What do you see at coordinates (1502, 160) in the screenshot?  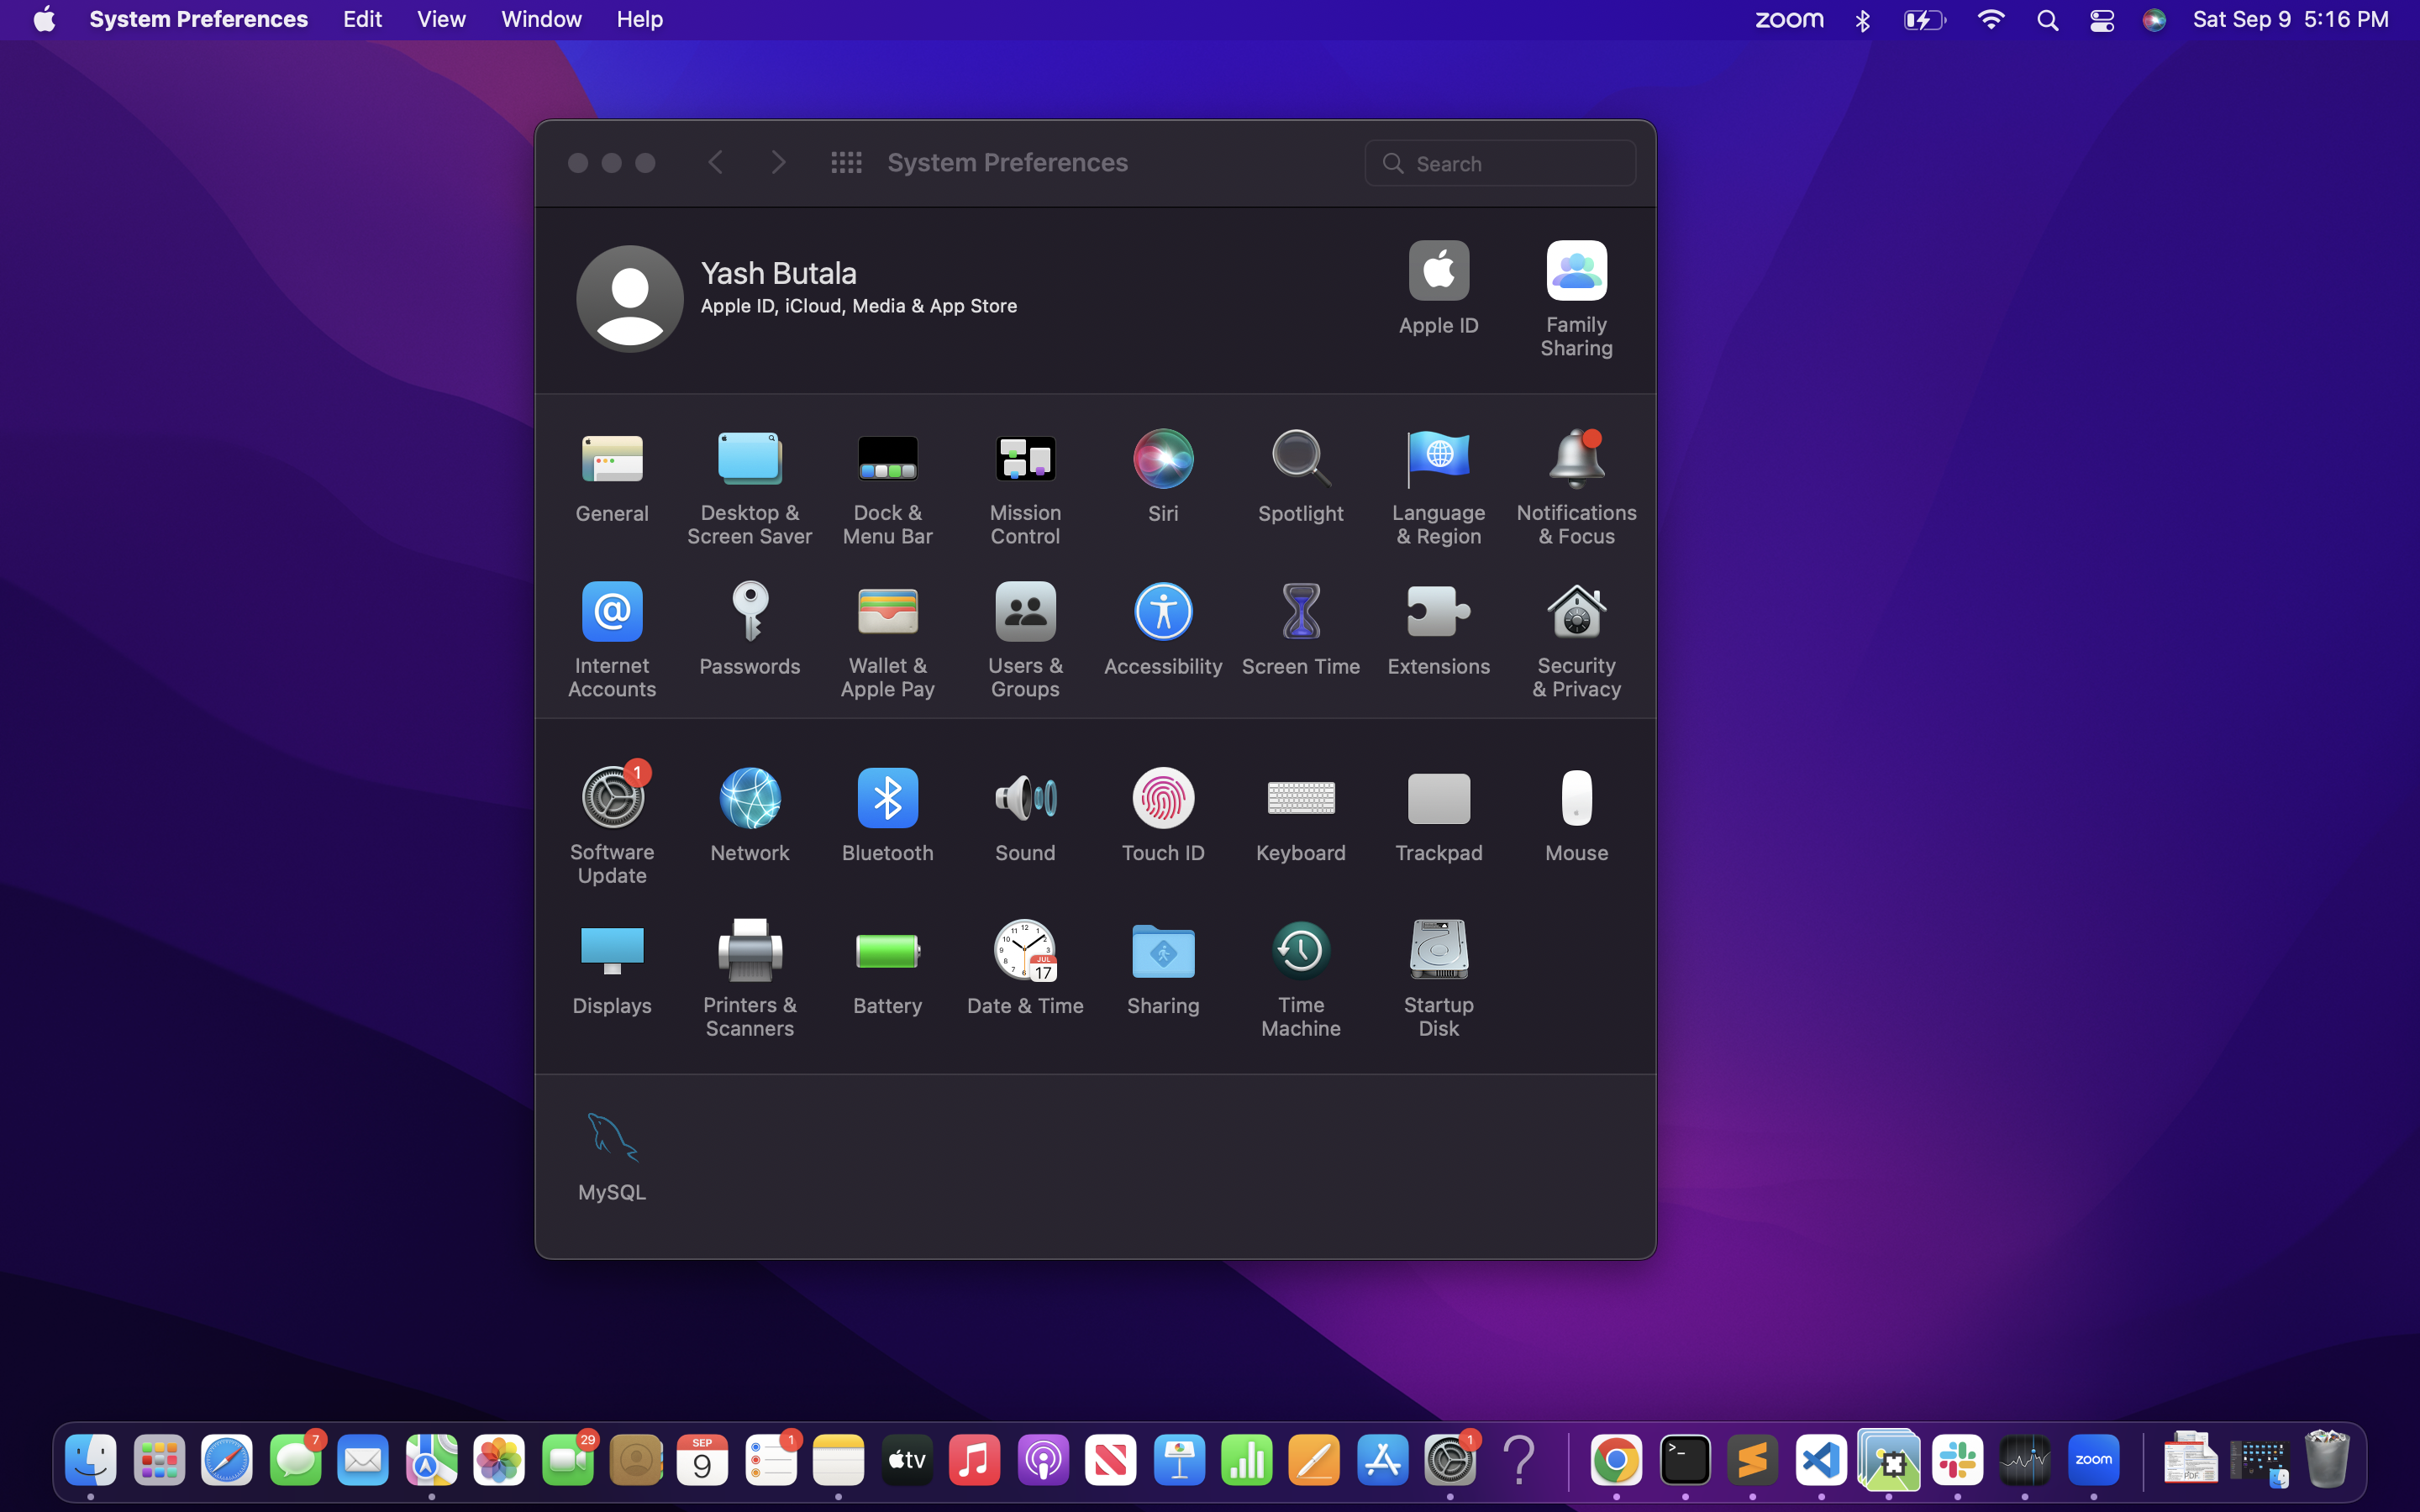 I see `Search for hardware setting in search bar` at bounding box center [1502, 160].